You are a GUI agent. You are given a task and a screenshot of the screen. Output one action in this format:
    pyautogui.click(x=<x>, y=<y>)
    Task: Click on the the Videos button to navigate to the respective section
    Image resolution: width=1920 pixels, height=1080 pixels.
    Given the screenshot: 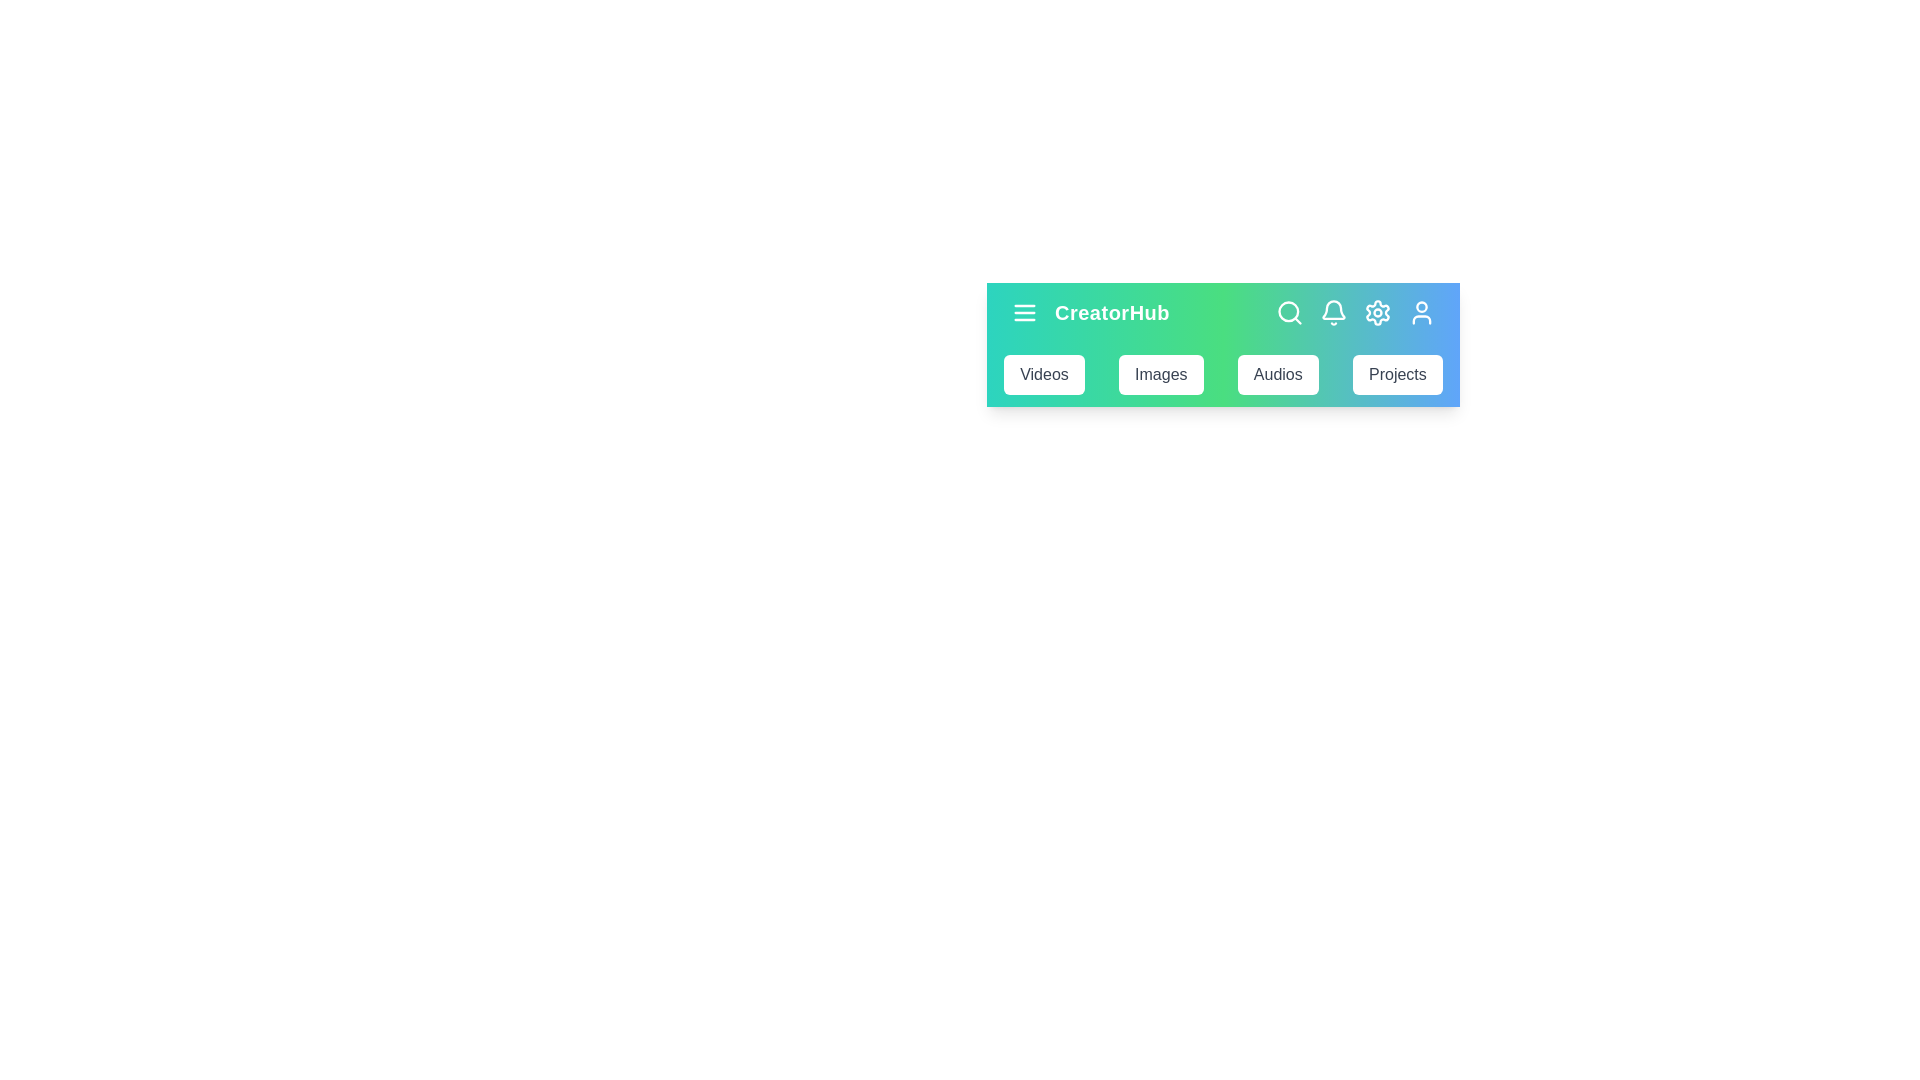 What is the action you would take?
    pyautogui.click(x=1042, y=374)
    